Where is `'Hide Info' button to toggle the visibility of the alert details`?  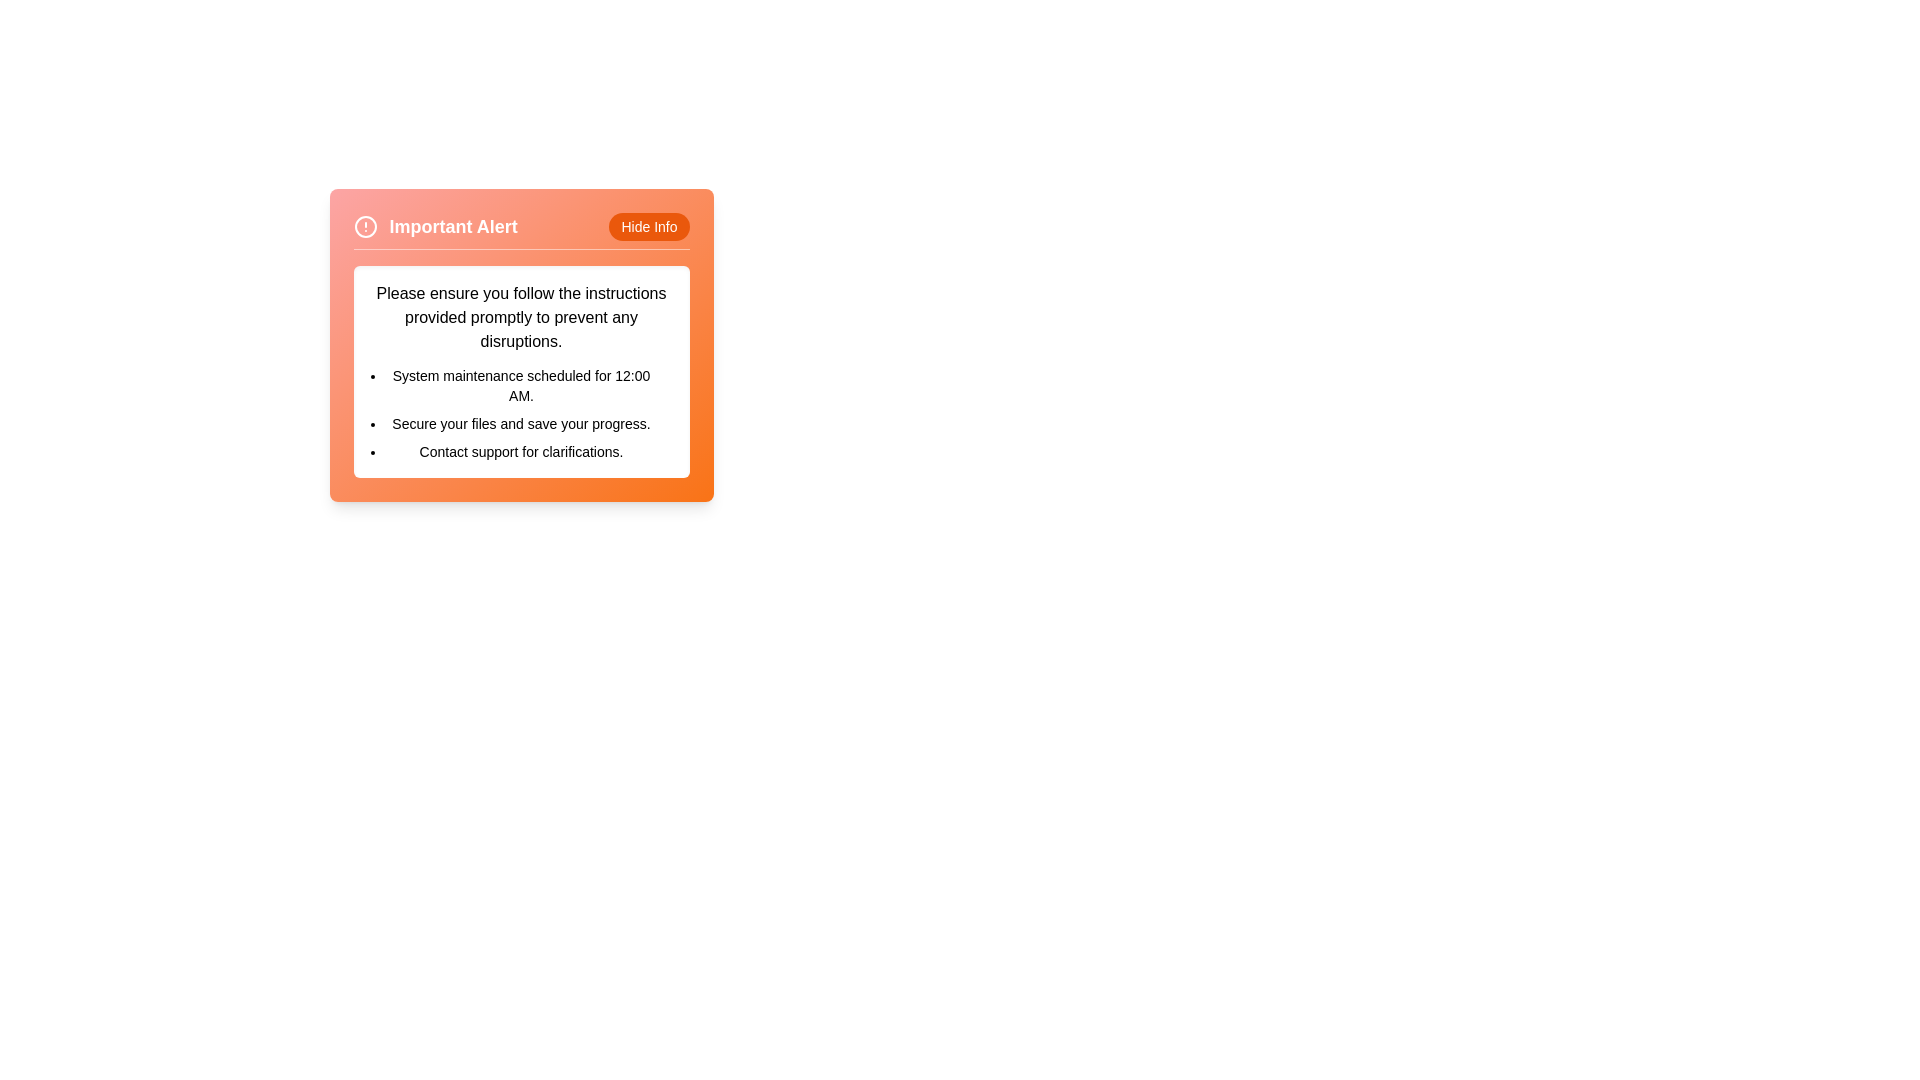
'Hide Info' button to toggle the visibility of the alert details is located at coordinates (648, 226).